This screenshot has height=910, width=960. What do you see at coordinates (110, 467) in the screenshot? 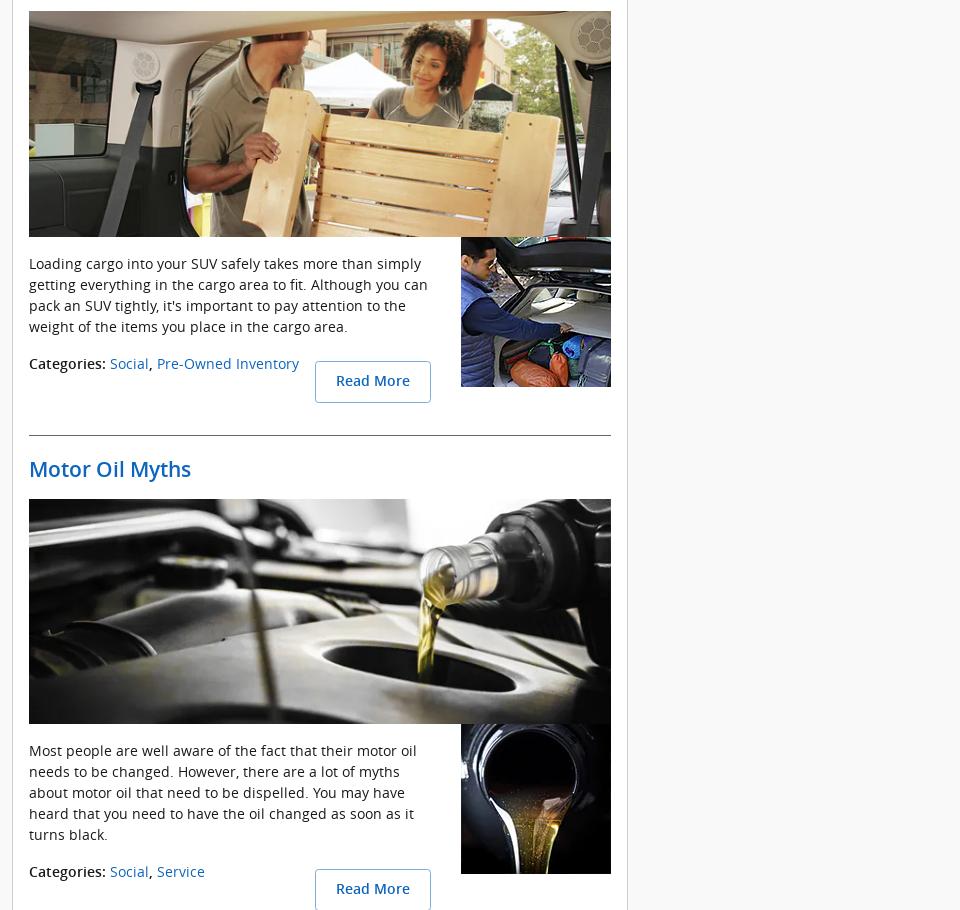
I see `'Motor Oil Myths'` at bounding box center [110, 467].